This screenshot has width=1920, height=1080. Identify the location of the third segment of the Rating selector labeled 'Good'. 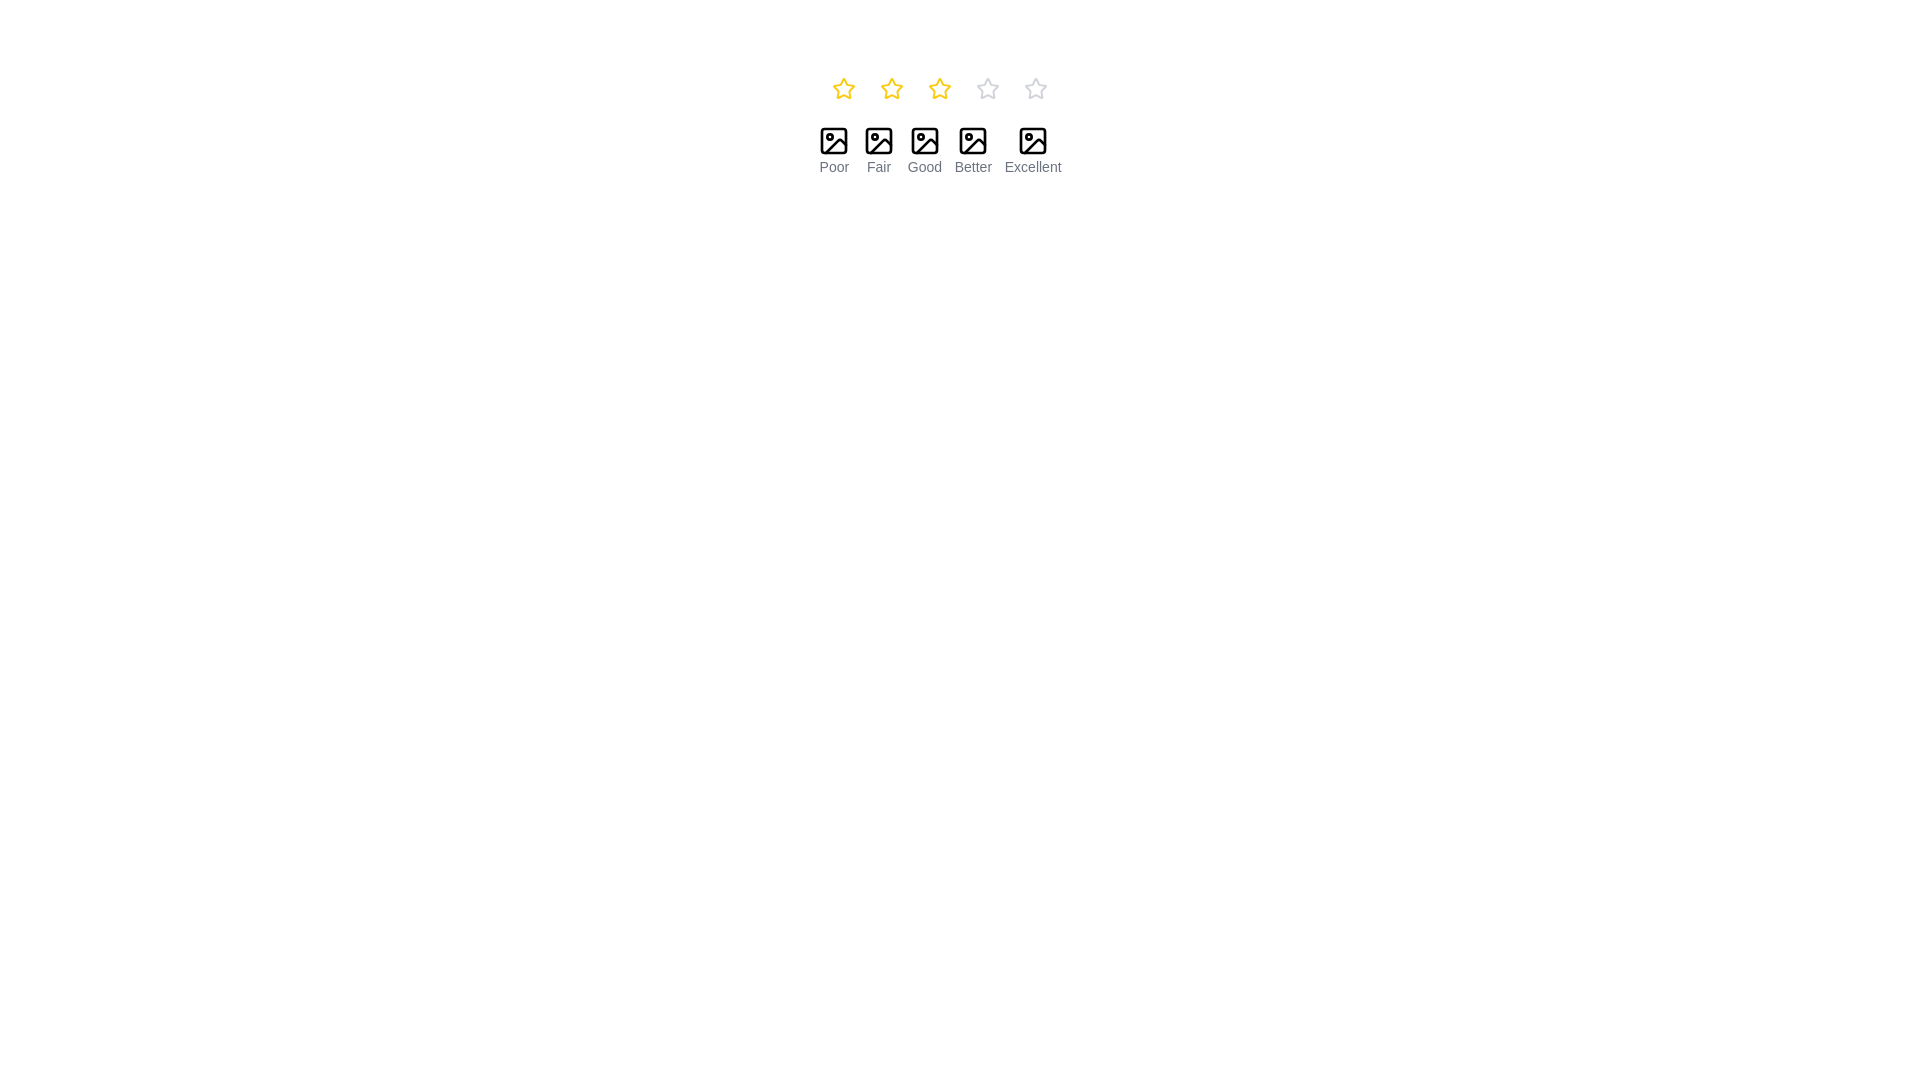
(939, 149).